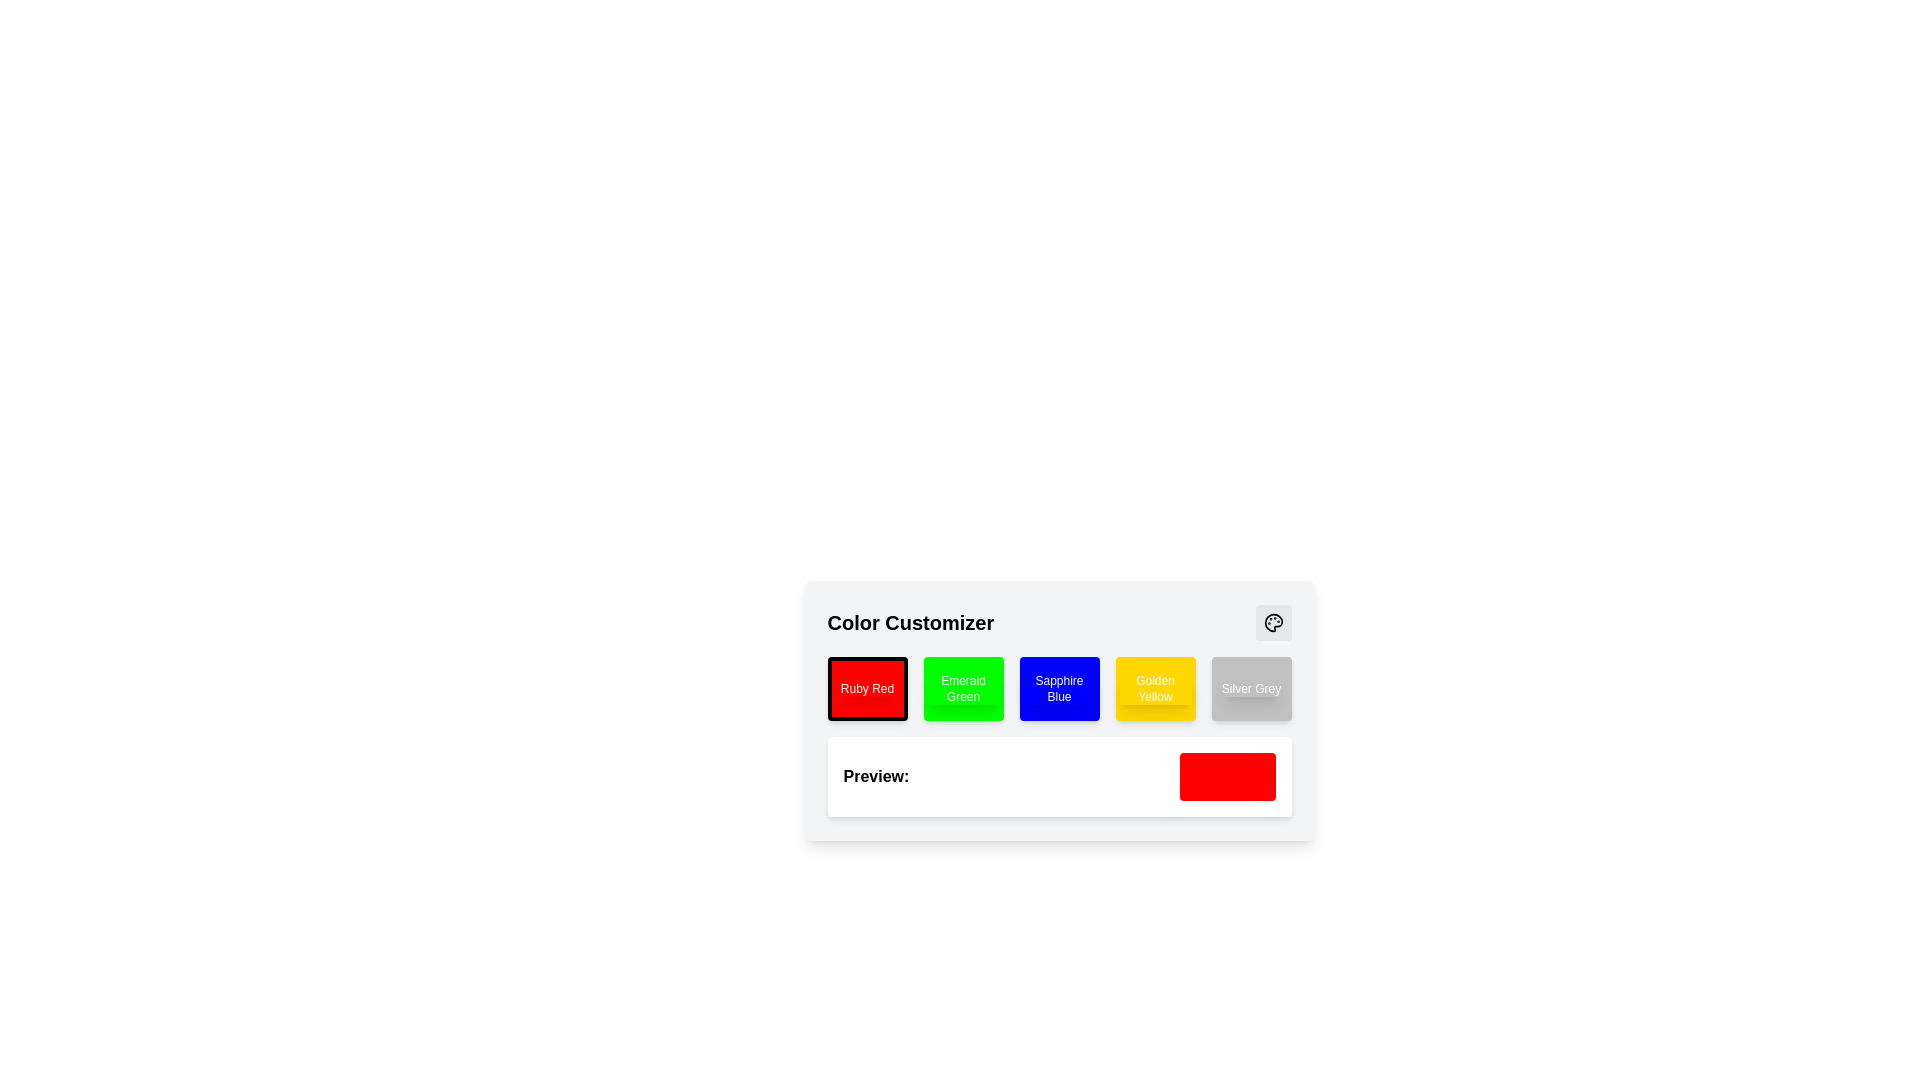  I want to click on the button with a color palette icon located at the rightmost side of the row of color options, so click(1272, 622).